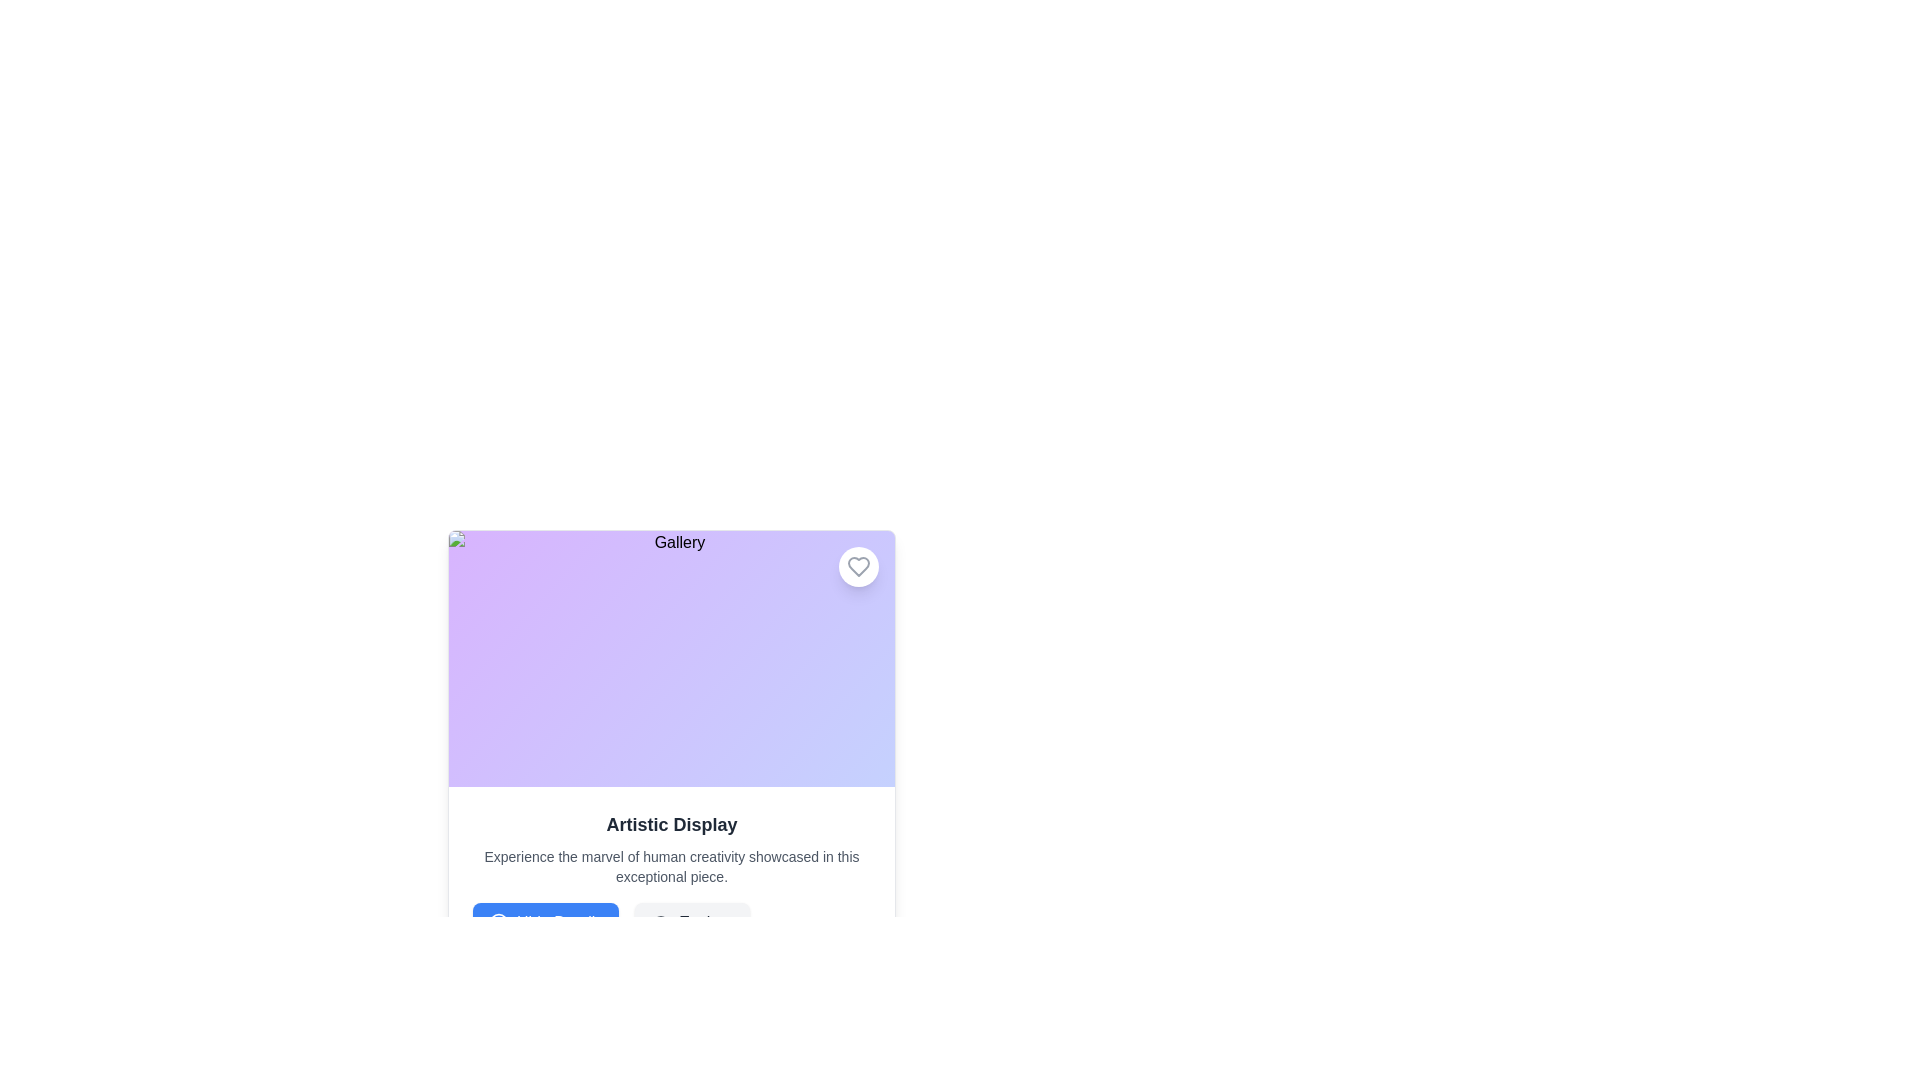 This screenshot has width=1920, height=1080. What do you see at coordinates (546, 922) in the screenshot?
I see `the button located in the lower central part of the card, directly to the left of the 'Explore' button` at bounding box center [546, 922].